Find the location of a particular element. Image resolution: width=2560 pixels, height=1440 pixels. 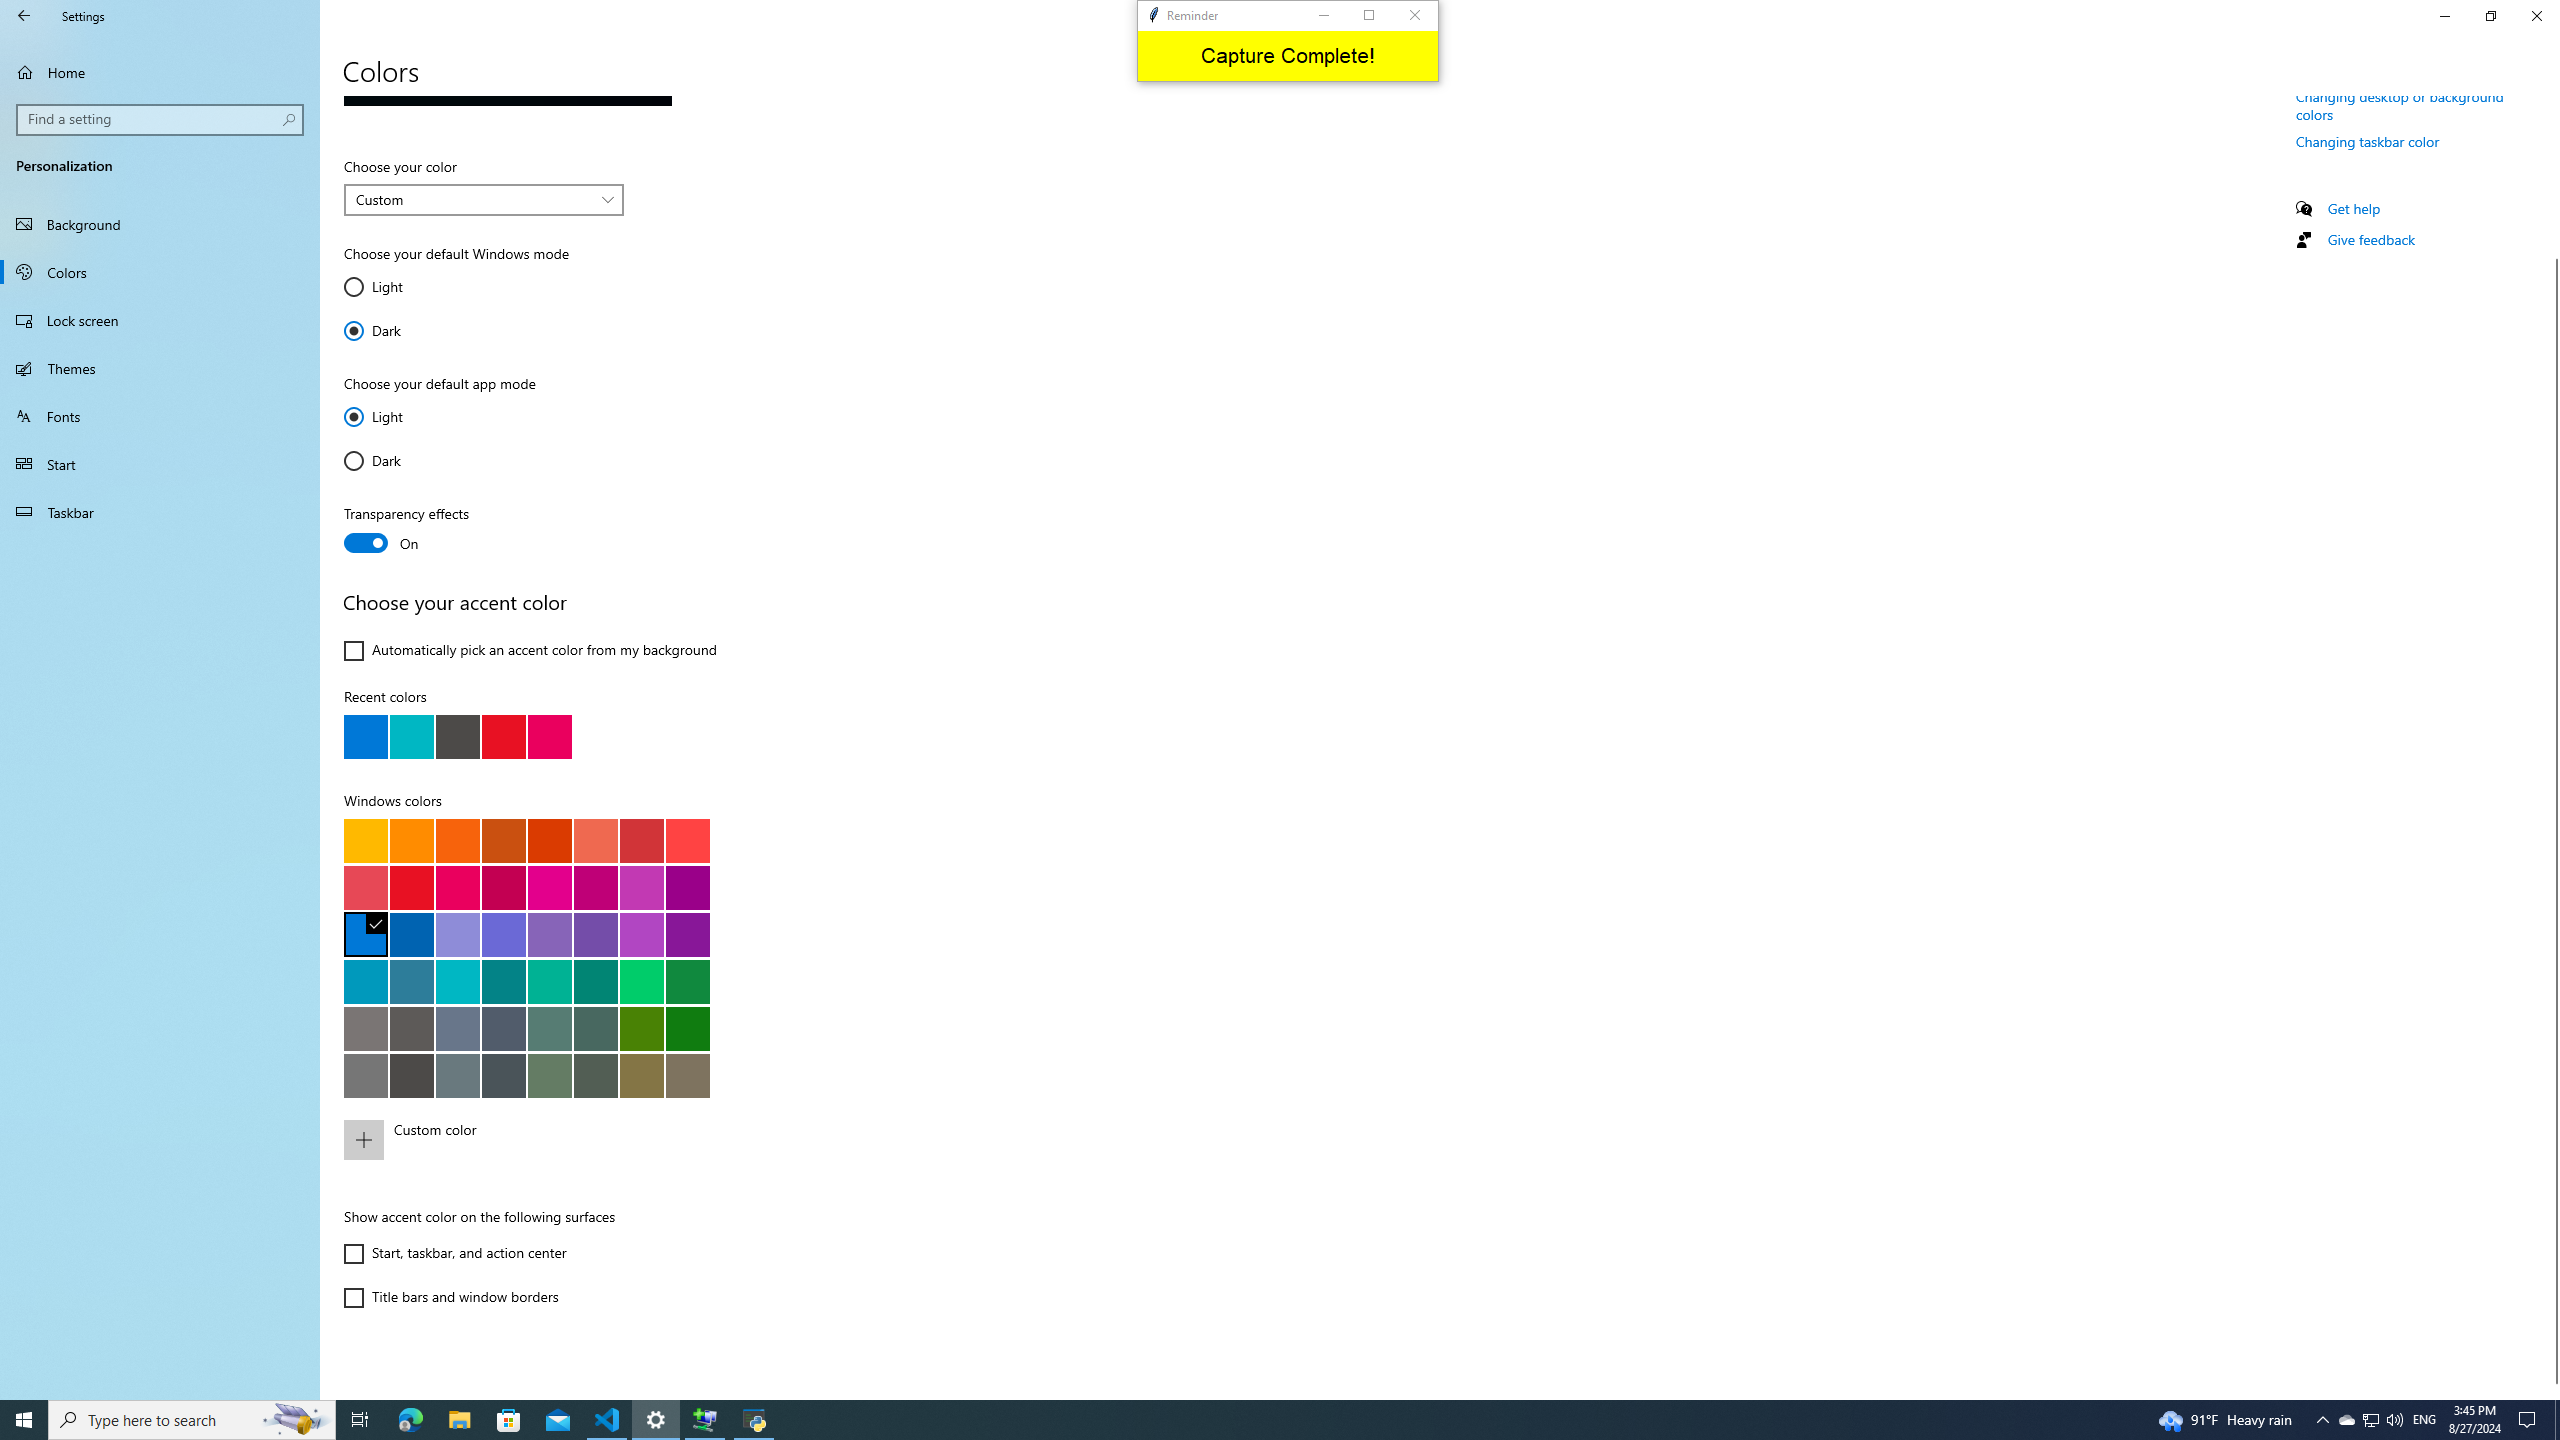

'Plum light' is located at coordinates (549, 886).